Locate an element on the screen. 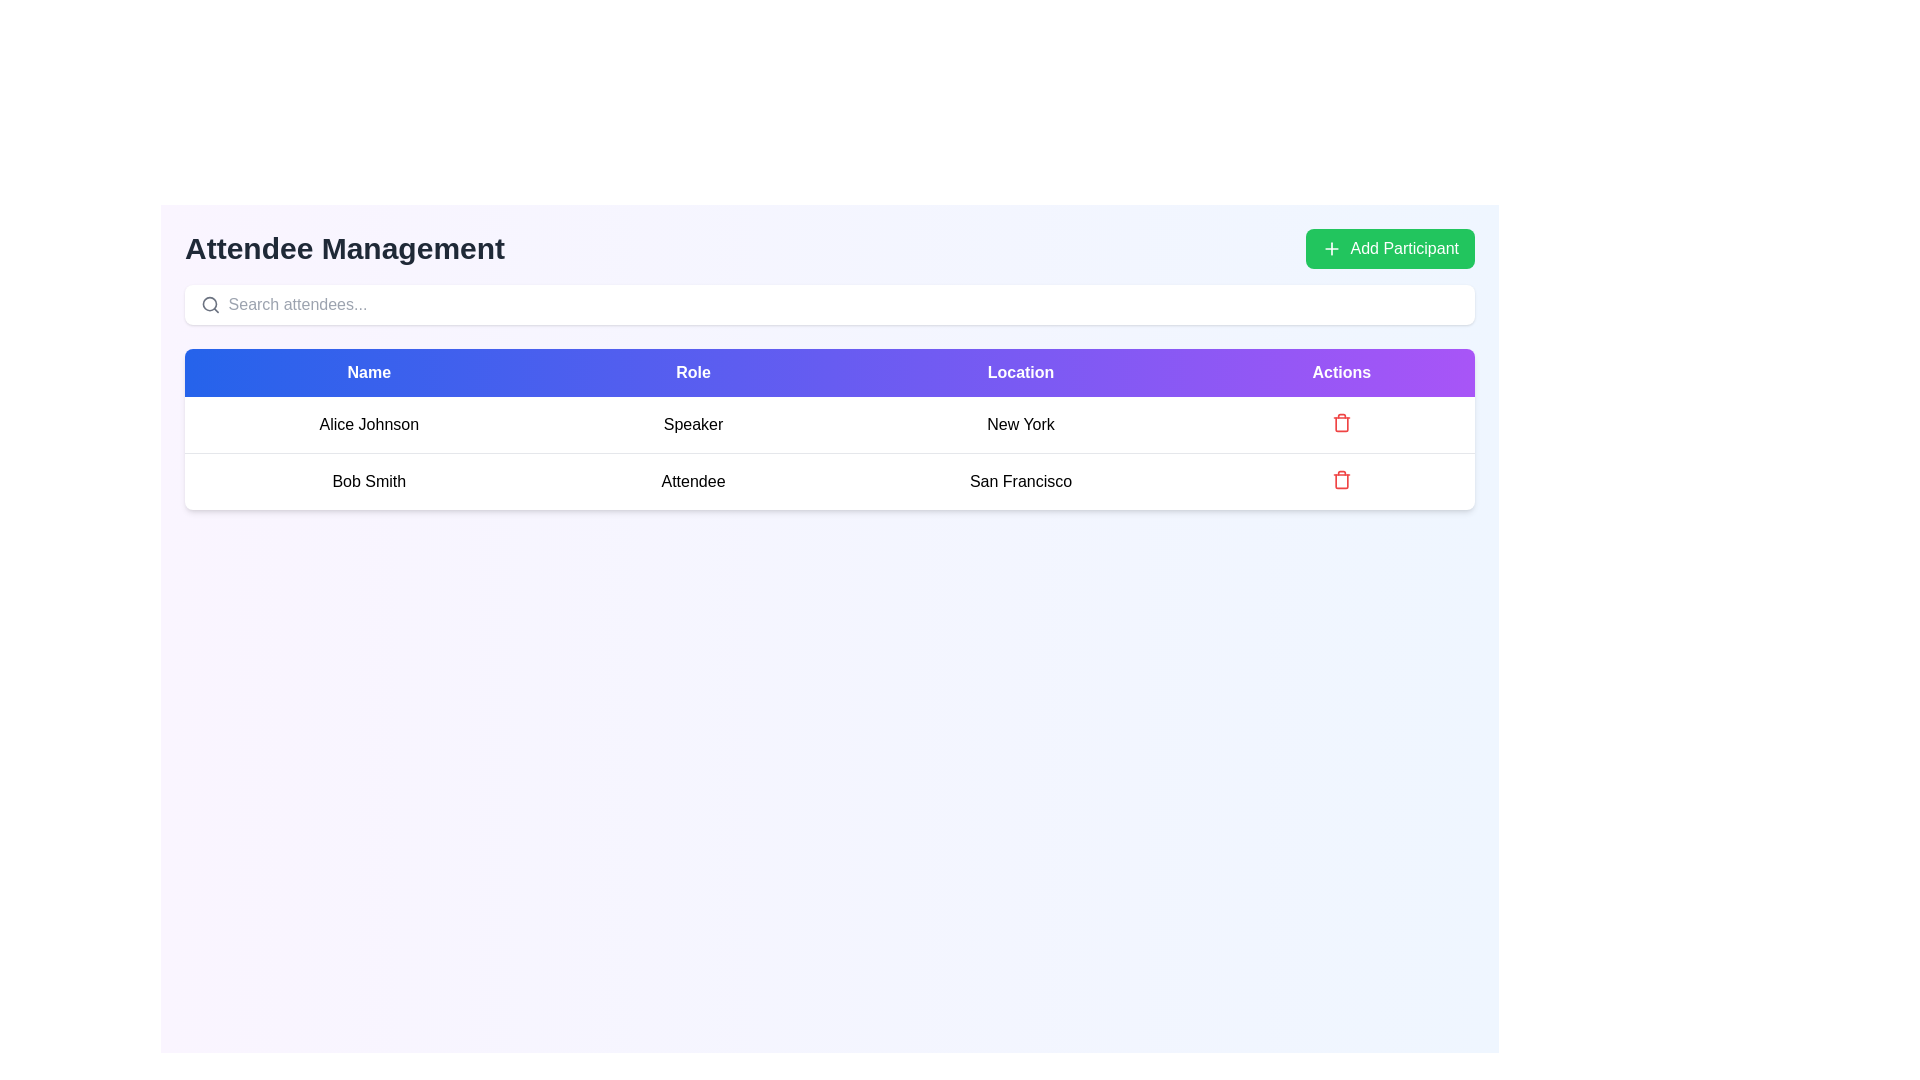 The image size is (1920, 1080). the '+' icon which is a thin white stroke on a green button labeled 'Add Participant', located in the upper-right corner of the interface is located at coordinates (1332, 248).